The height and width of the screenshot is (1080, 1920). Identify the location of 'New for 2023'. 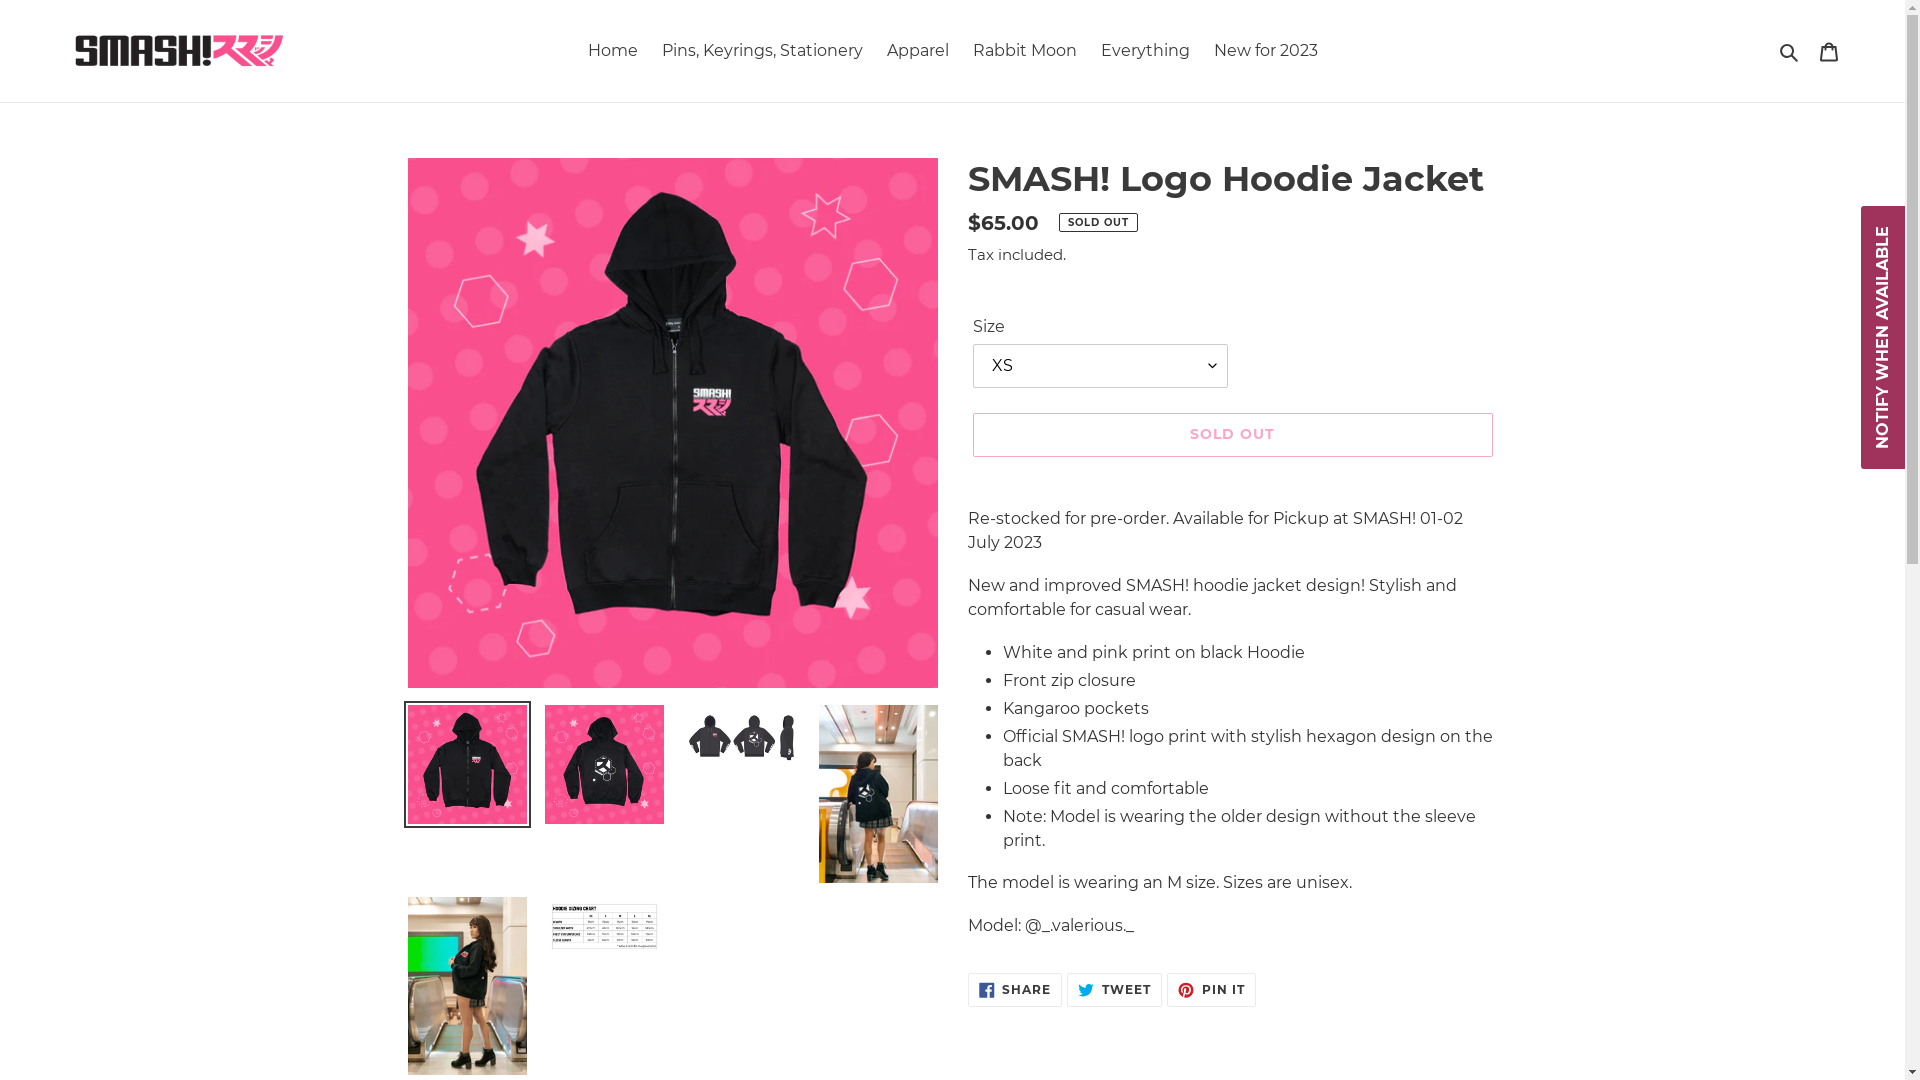
(1265, 49).